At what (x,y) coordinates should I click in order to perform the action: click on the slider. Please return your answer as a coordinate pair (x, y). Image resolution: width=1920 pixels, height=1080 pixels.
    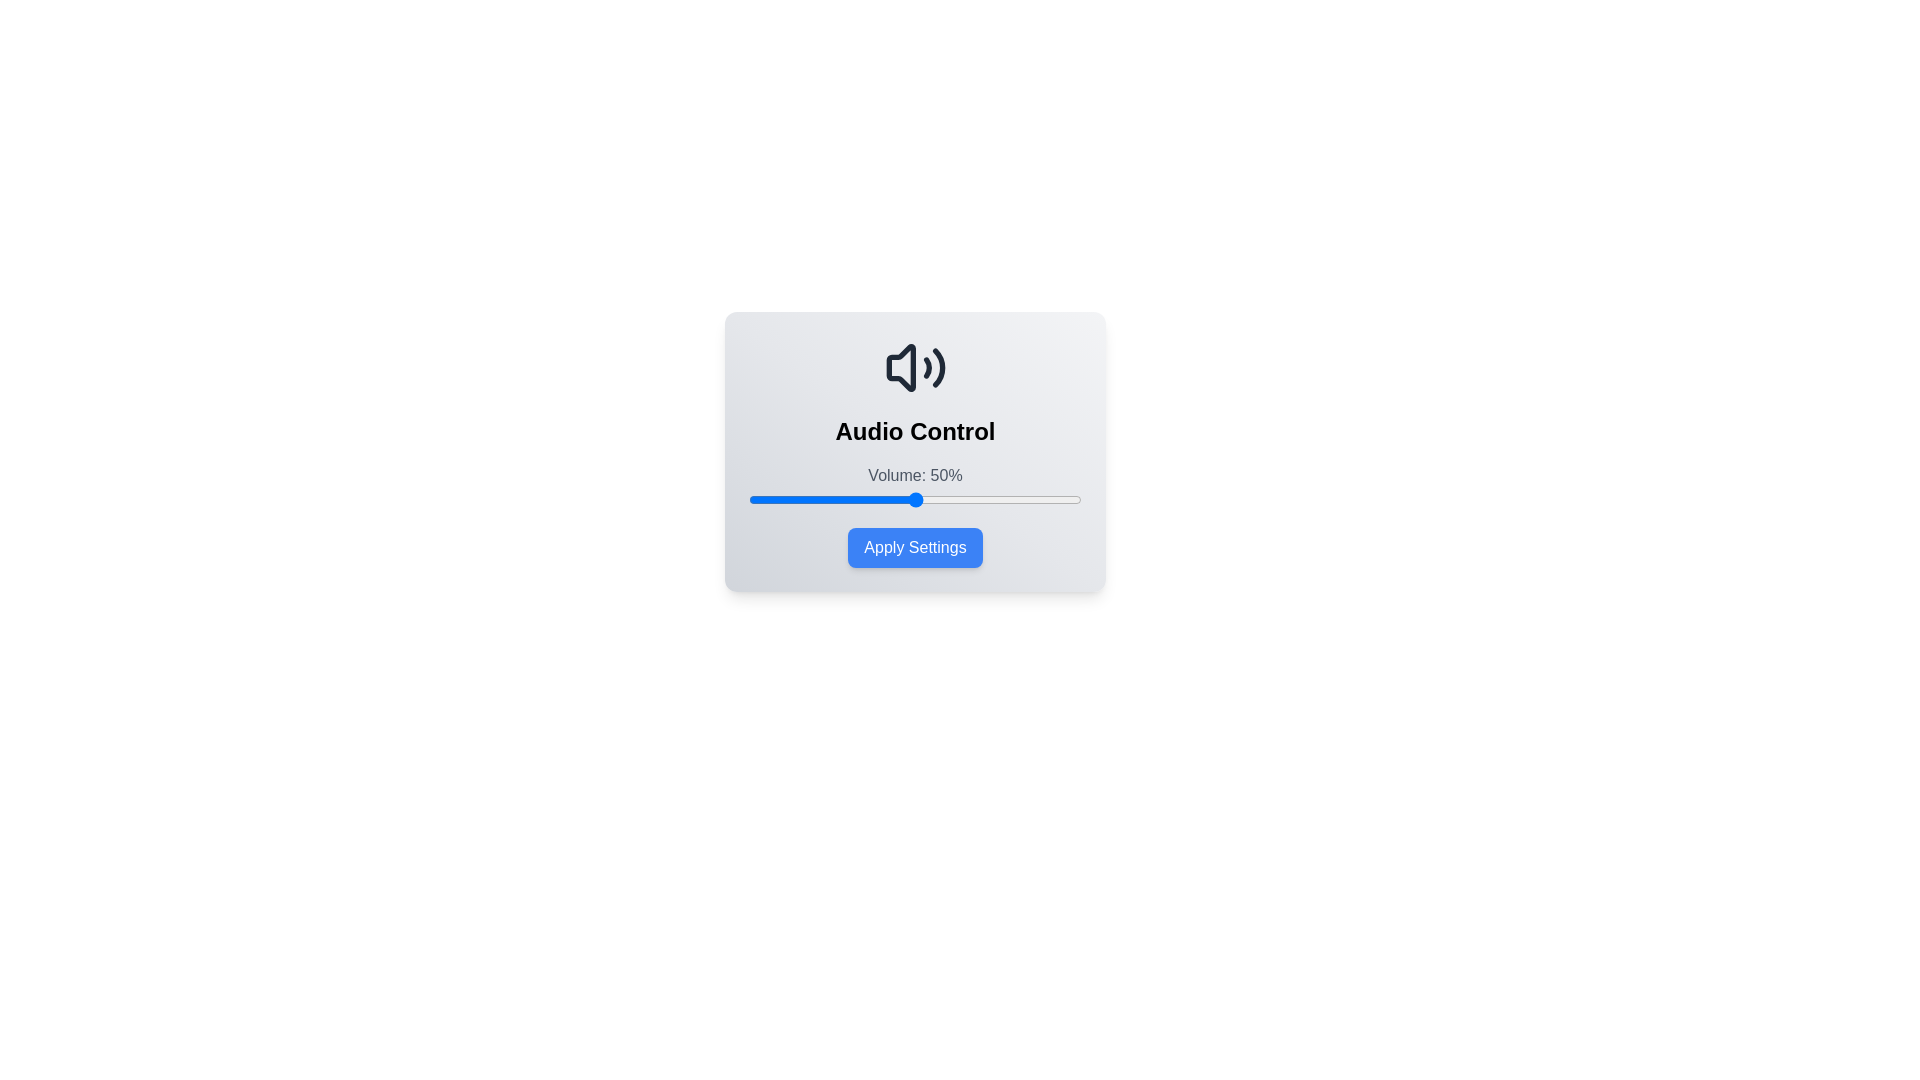
    Looking at the image, I should click on (1044, 499).